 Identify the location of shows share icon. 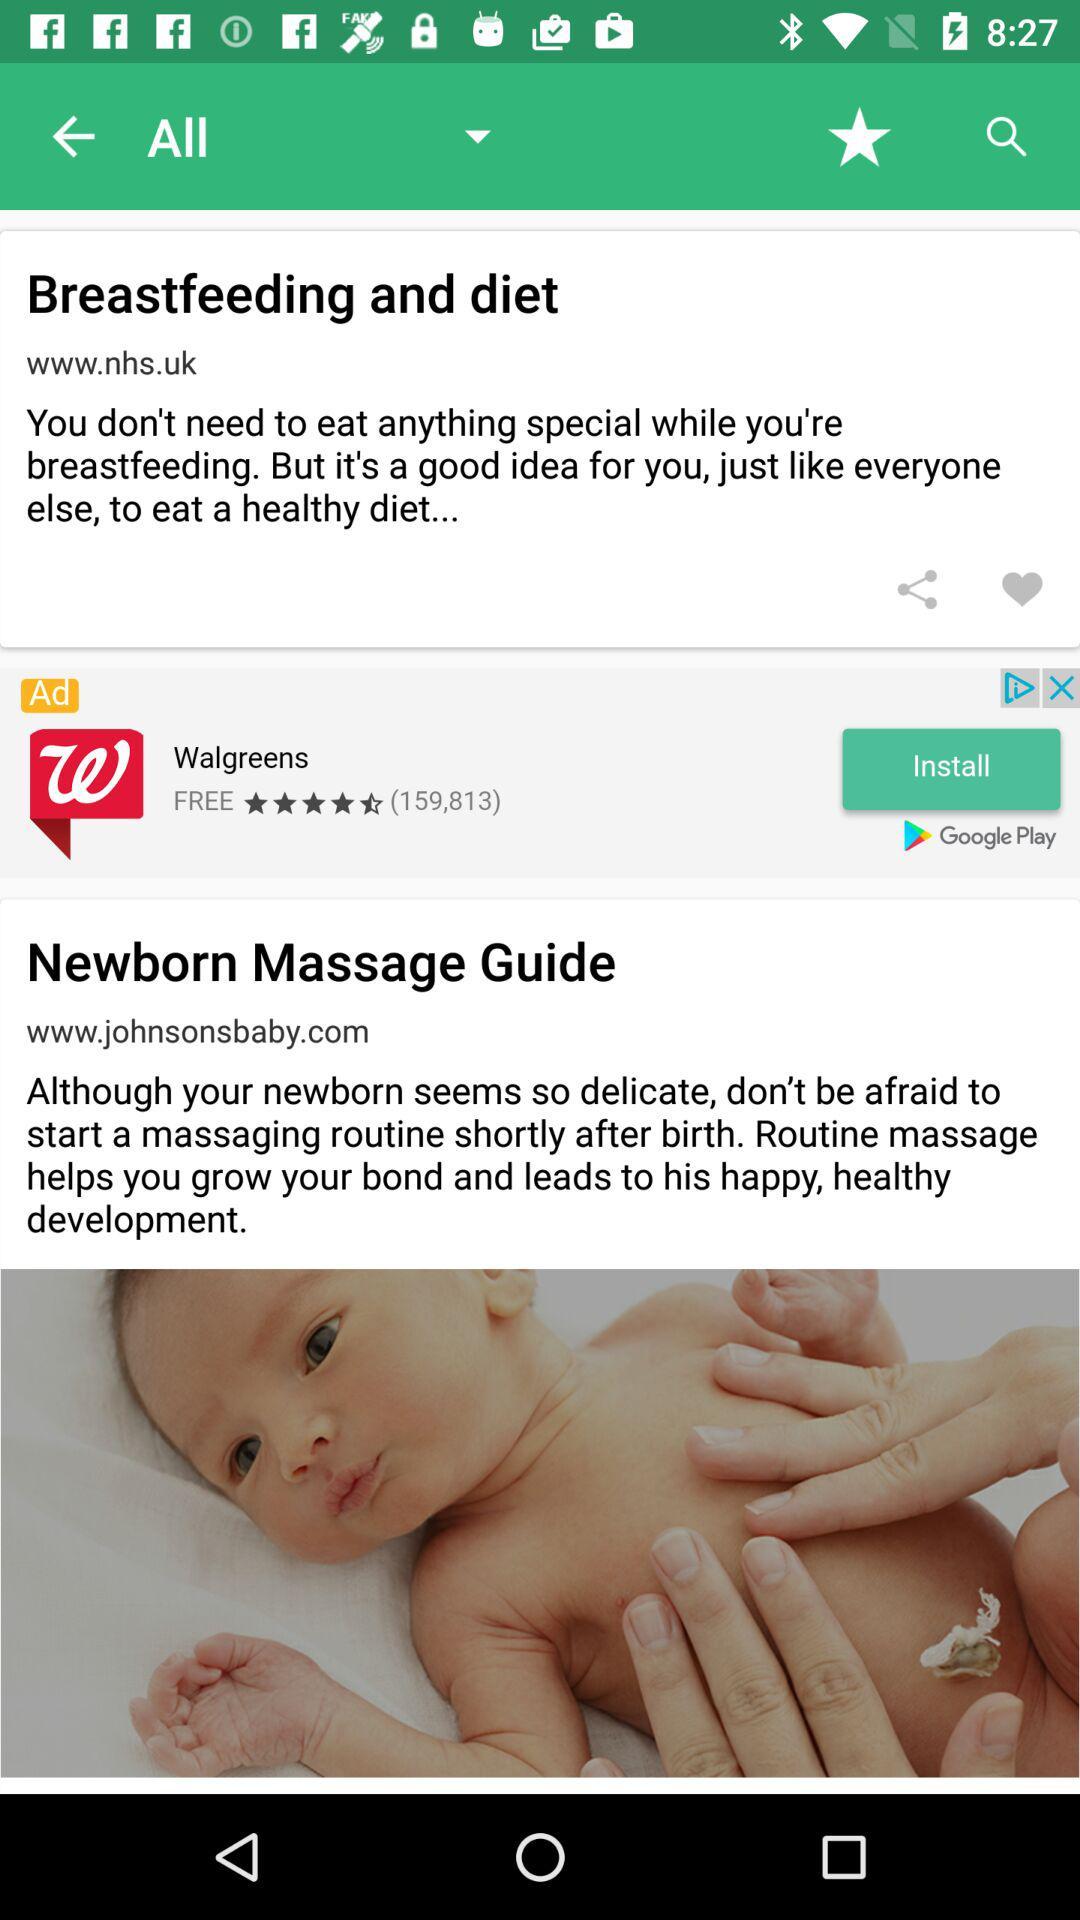
(917, 588).